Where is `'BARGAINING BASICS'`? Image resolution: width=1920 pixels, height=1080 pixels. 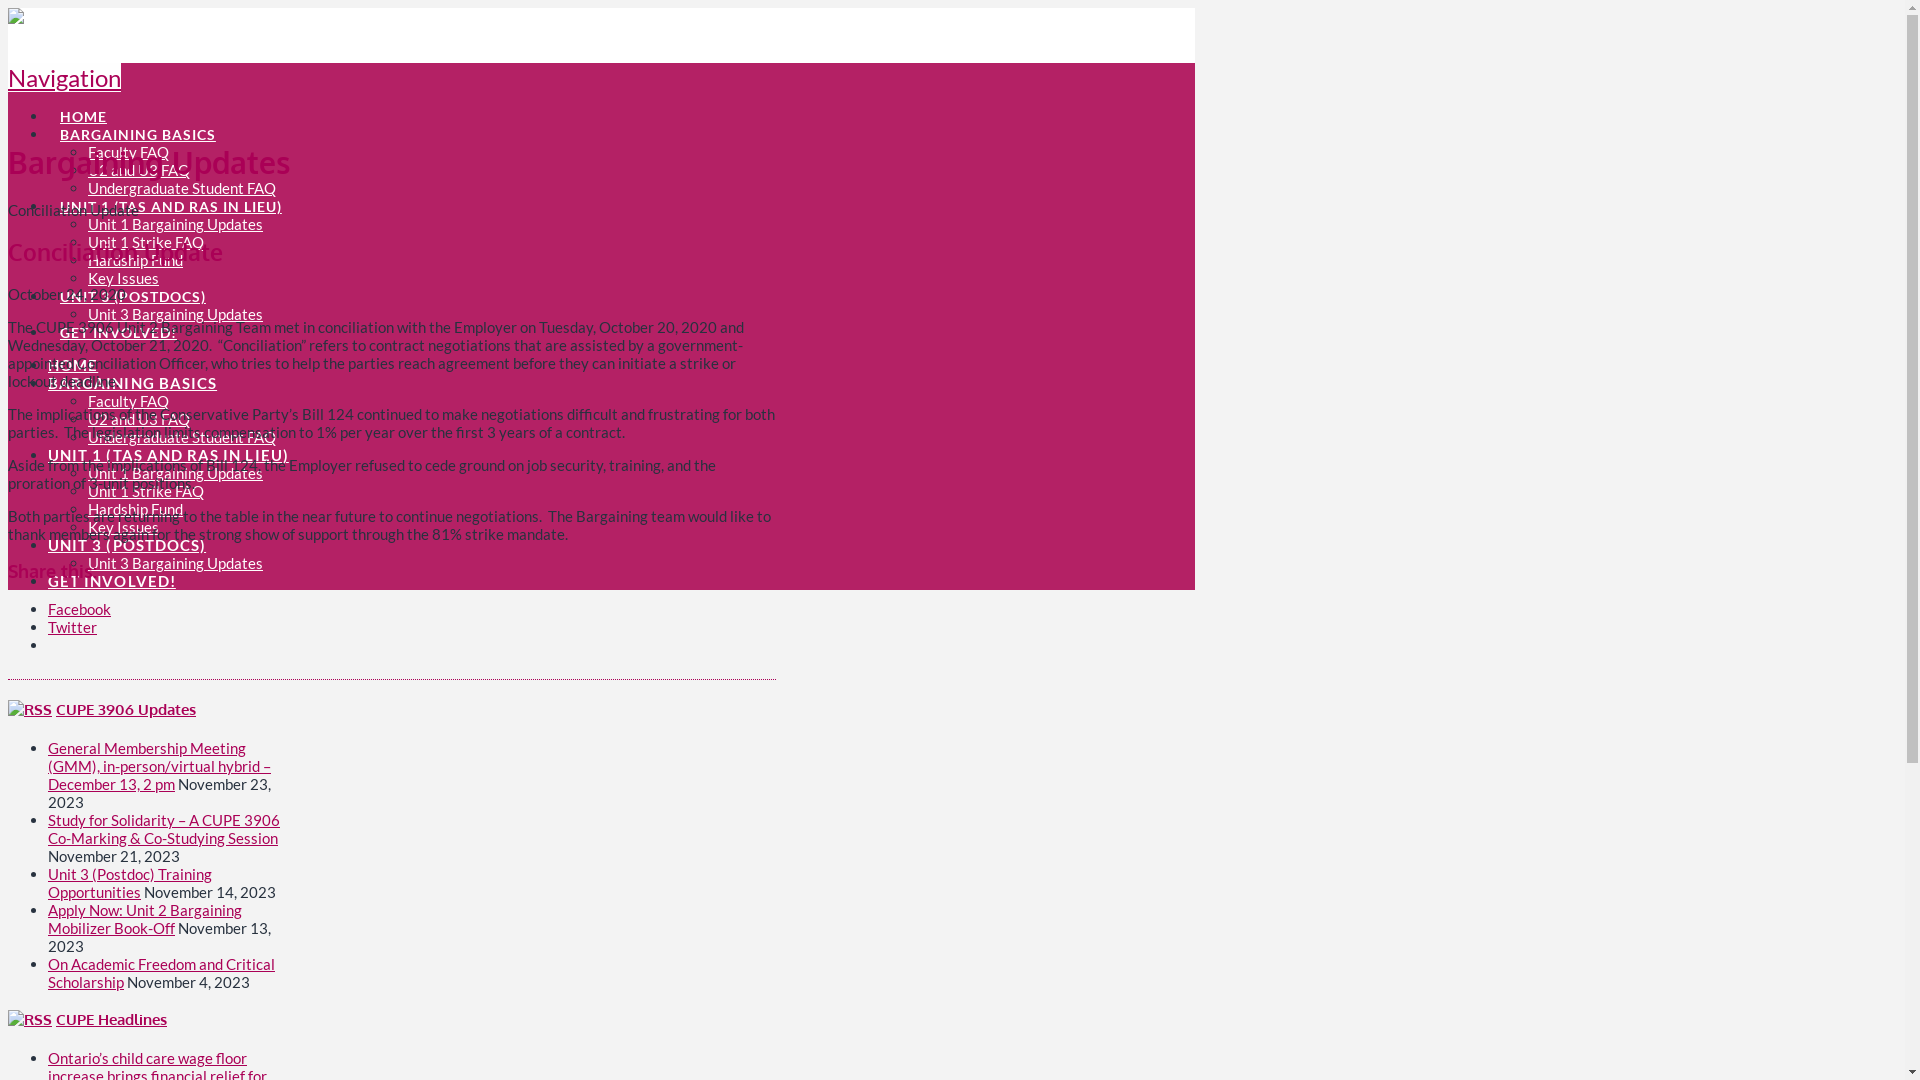
'BARGAINING BASICS' is located at coordinates (131, 382).